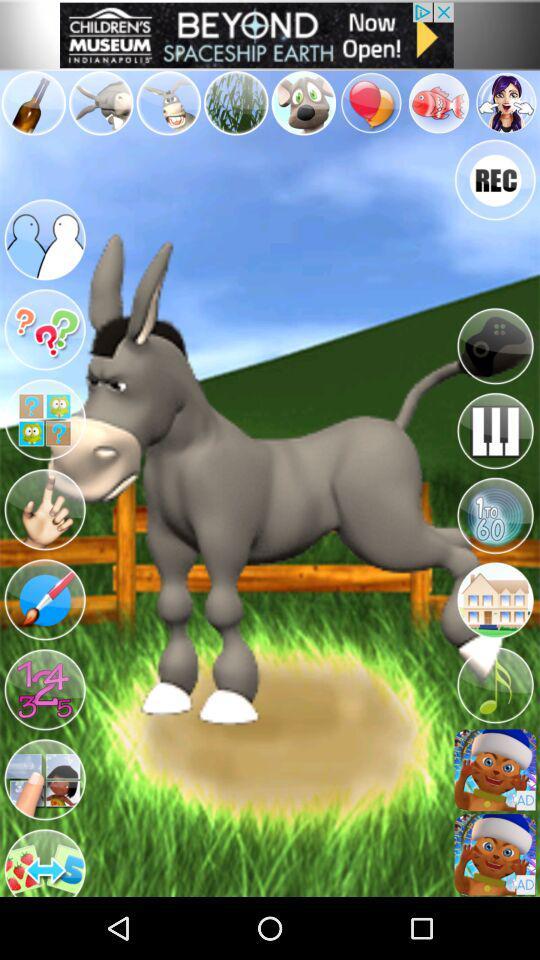 This screenshot has width=540, height=960. Describe the element at coordinates (42, 915) in the screenshot. I see `the swap icon` at that location.